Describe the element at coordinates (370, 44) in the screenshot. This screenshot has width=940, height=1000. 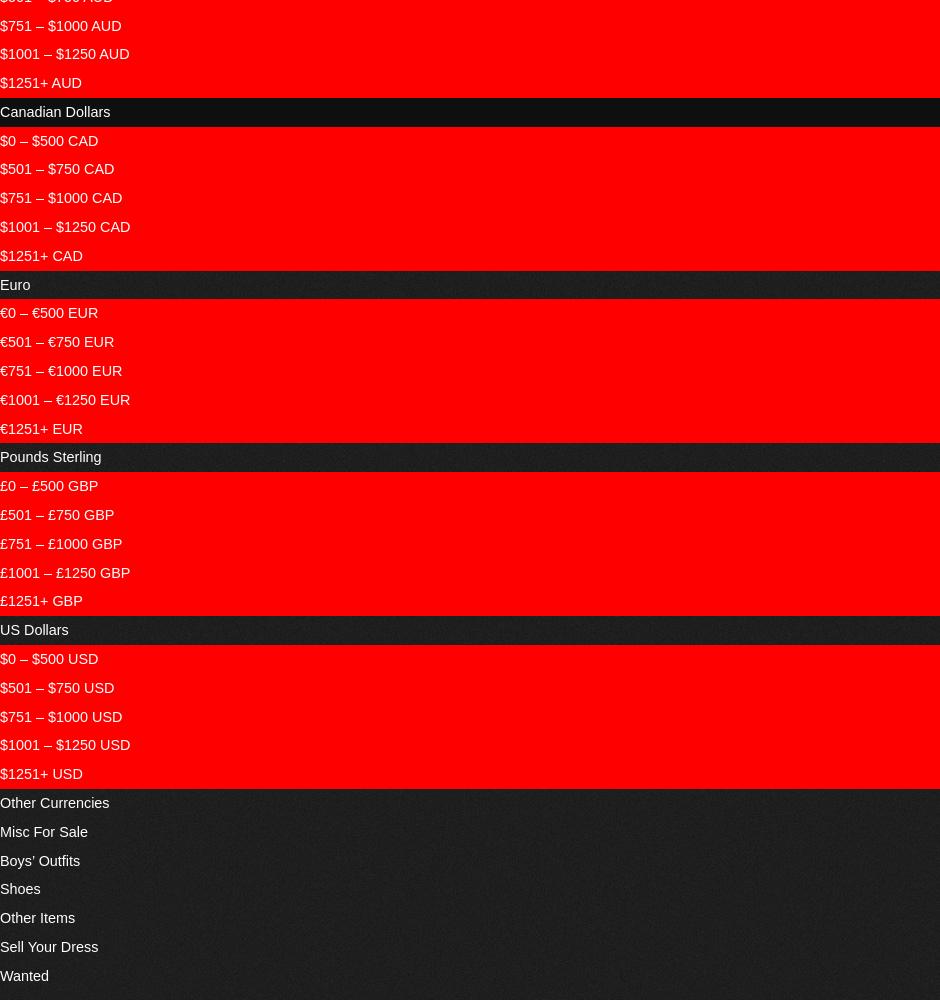
I see `'With thanks to'` at that location.